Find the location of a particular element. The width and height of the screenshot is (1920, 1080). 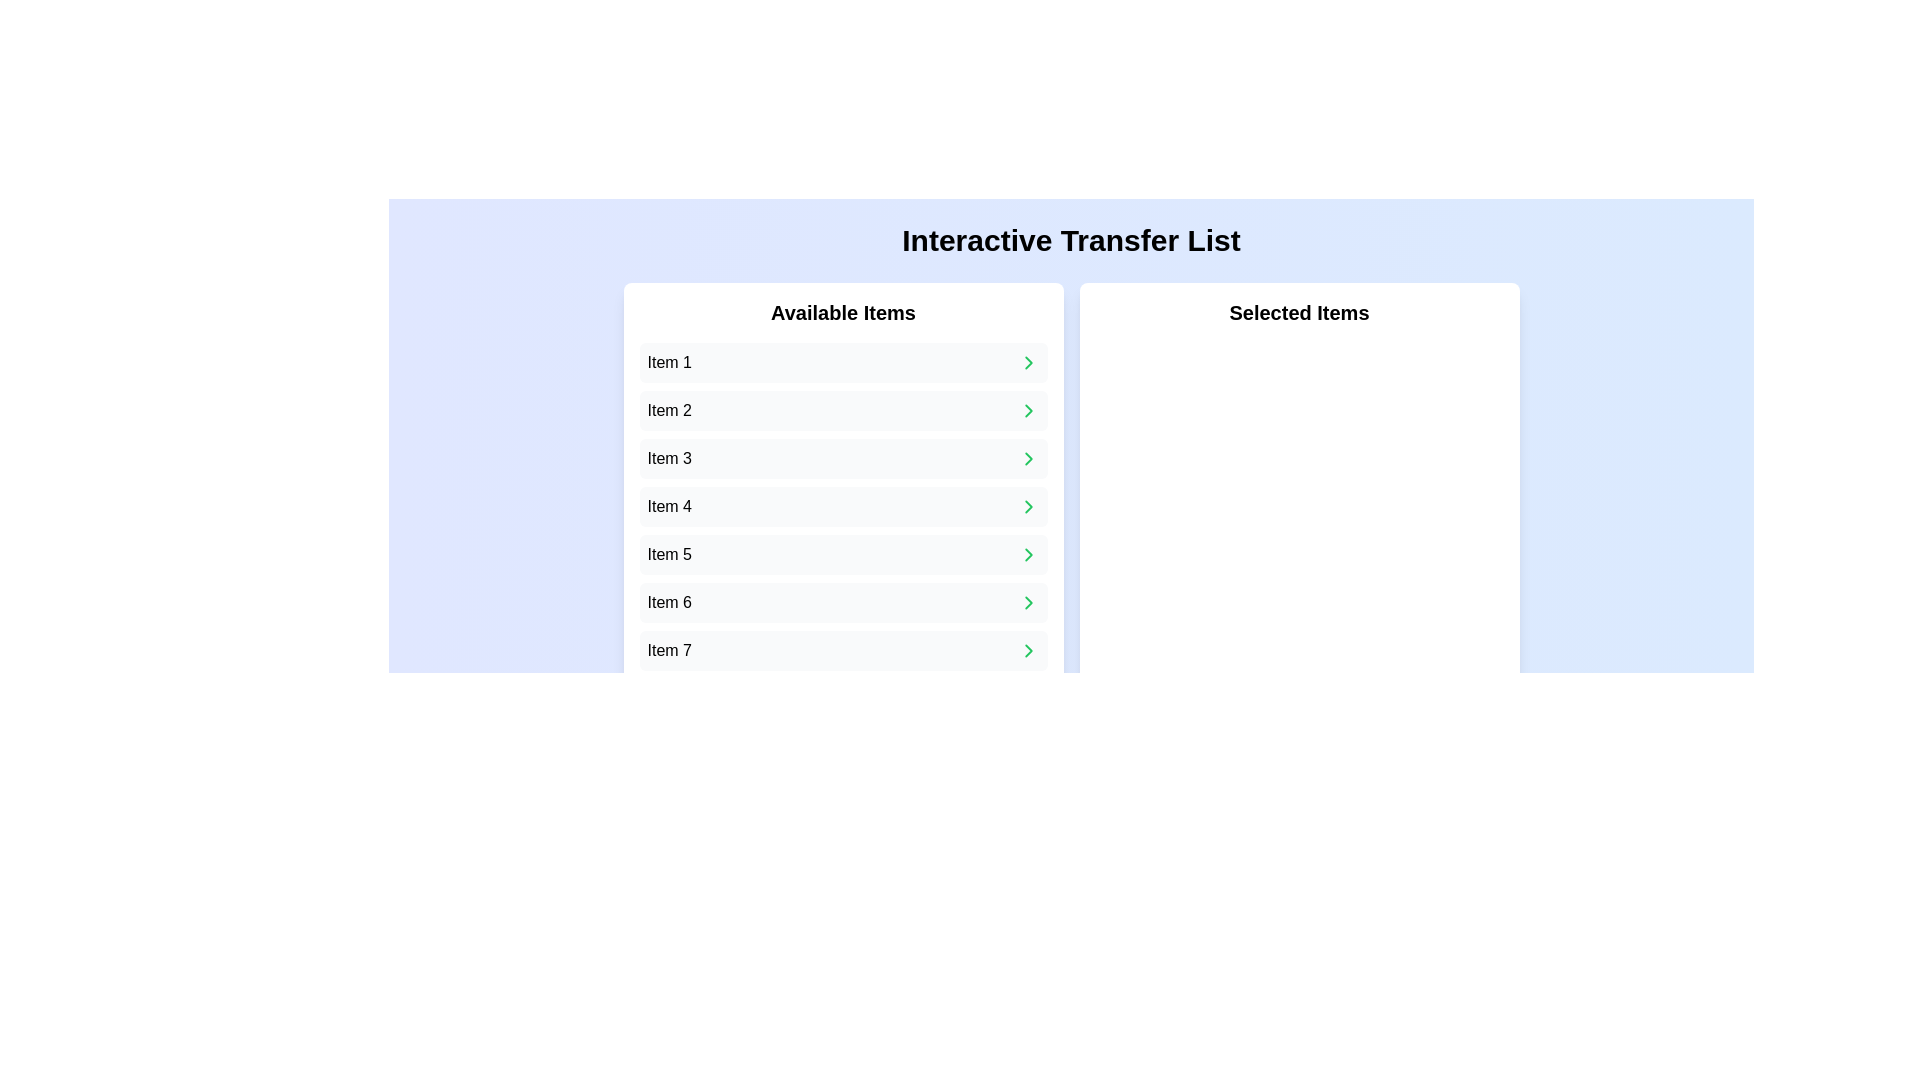

the right-pointing chevron icon next to 'Item 3' in the 'Available Items' section is located at coordinates (1028, 459).